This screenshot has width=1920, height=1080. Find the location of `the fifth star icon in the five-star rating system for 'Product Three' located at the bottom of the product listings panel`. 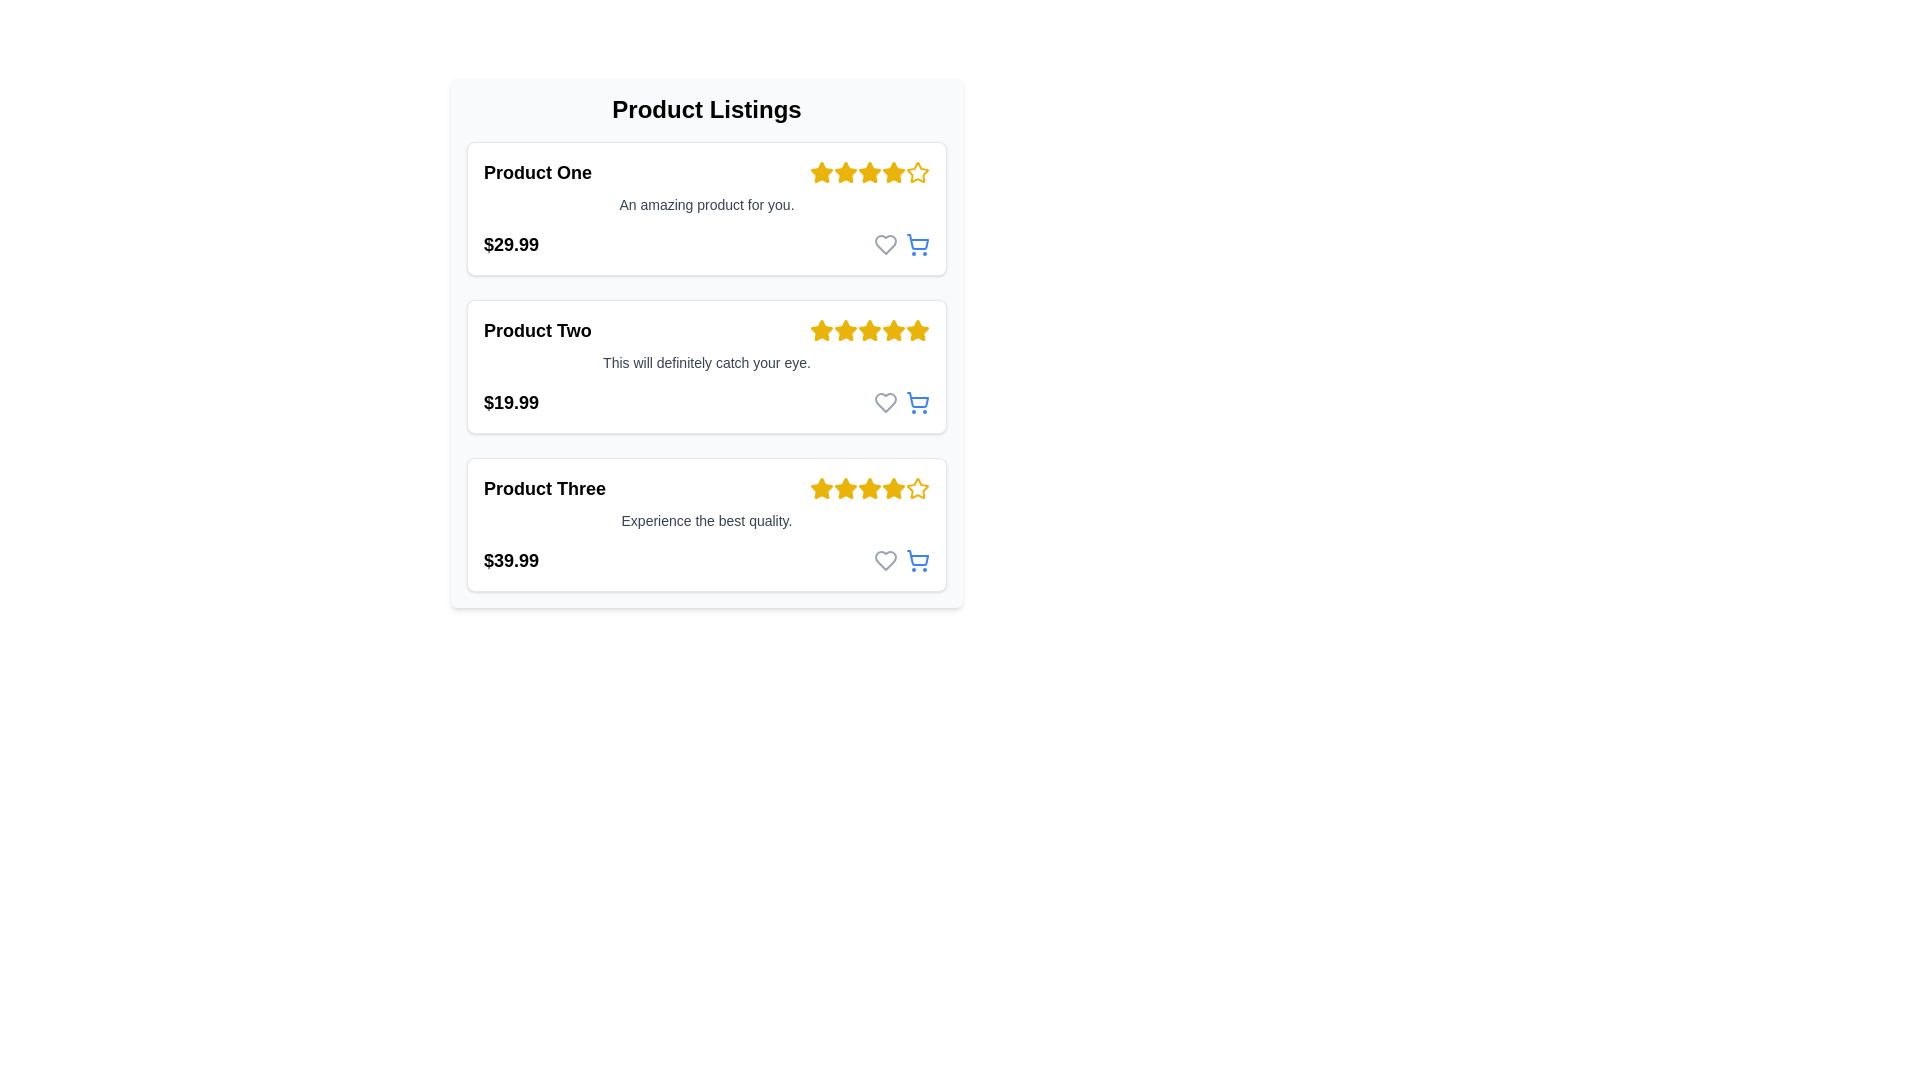

the fifth star icon in the five-star rating system for 'Product Three' located at the bottom of the product listings panel is located at coordinates (916, 488).